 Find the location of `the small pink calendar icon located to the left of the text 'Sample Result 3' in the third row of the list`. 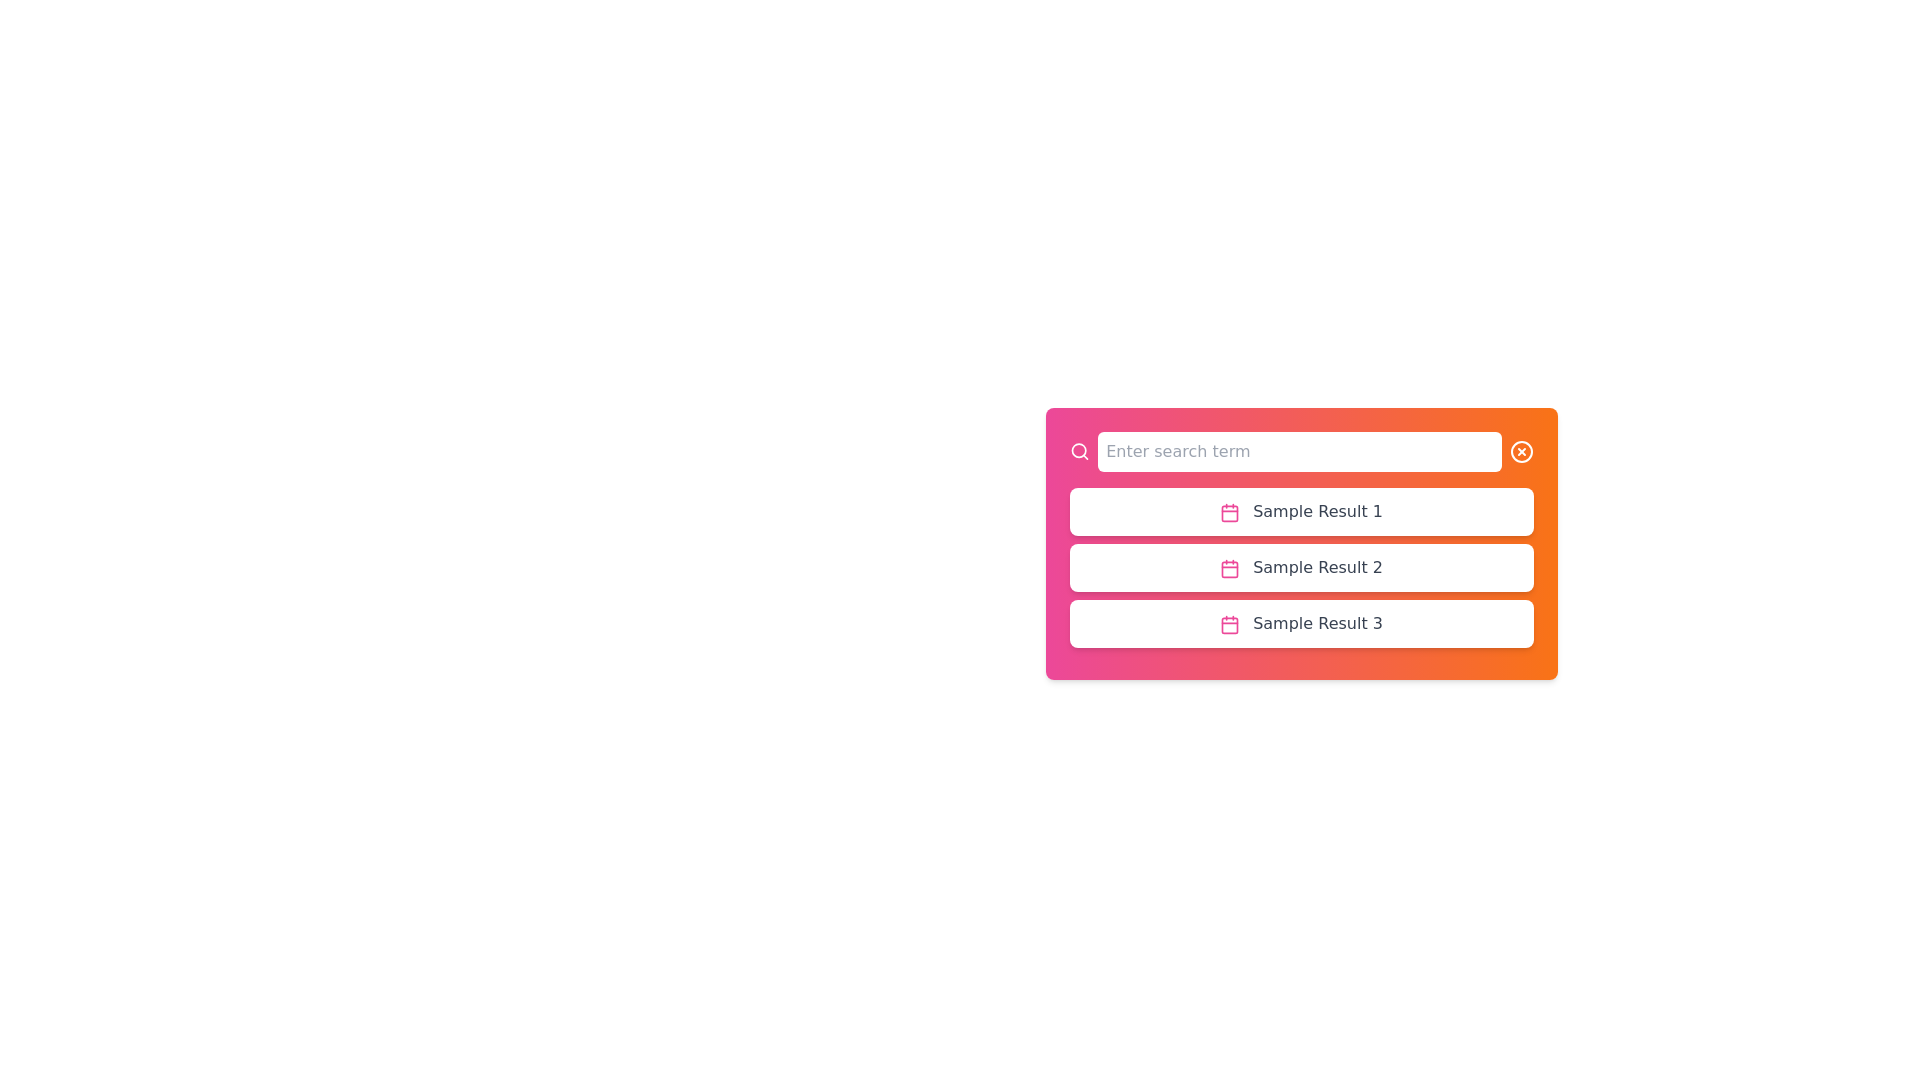

the small pink calendar icon located to the left of the text 'Sample Result 3' in the third row of the list is located at coordinates (1229, 623).